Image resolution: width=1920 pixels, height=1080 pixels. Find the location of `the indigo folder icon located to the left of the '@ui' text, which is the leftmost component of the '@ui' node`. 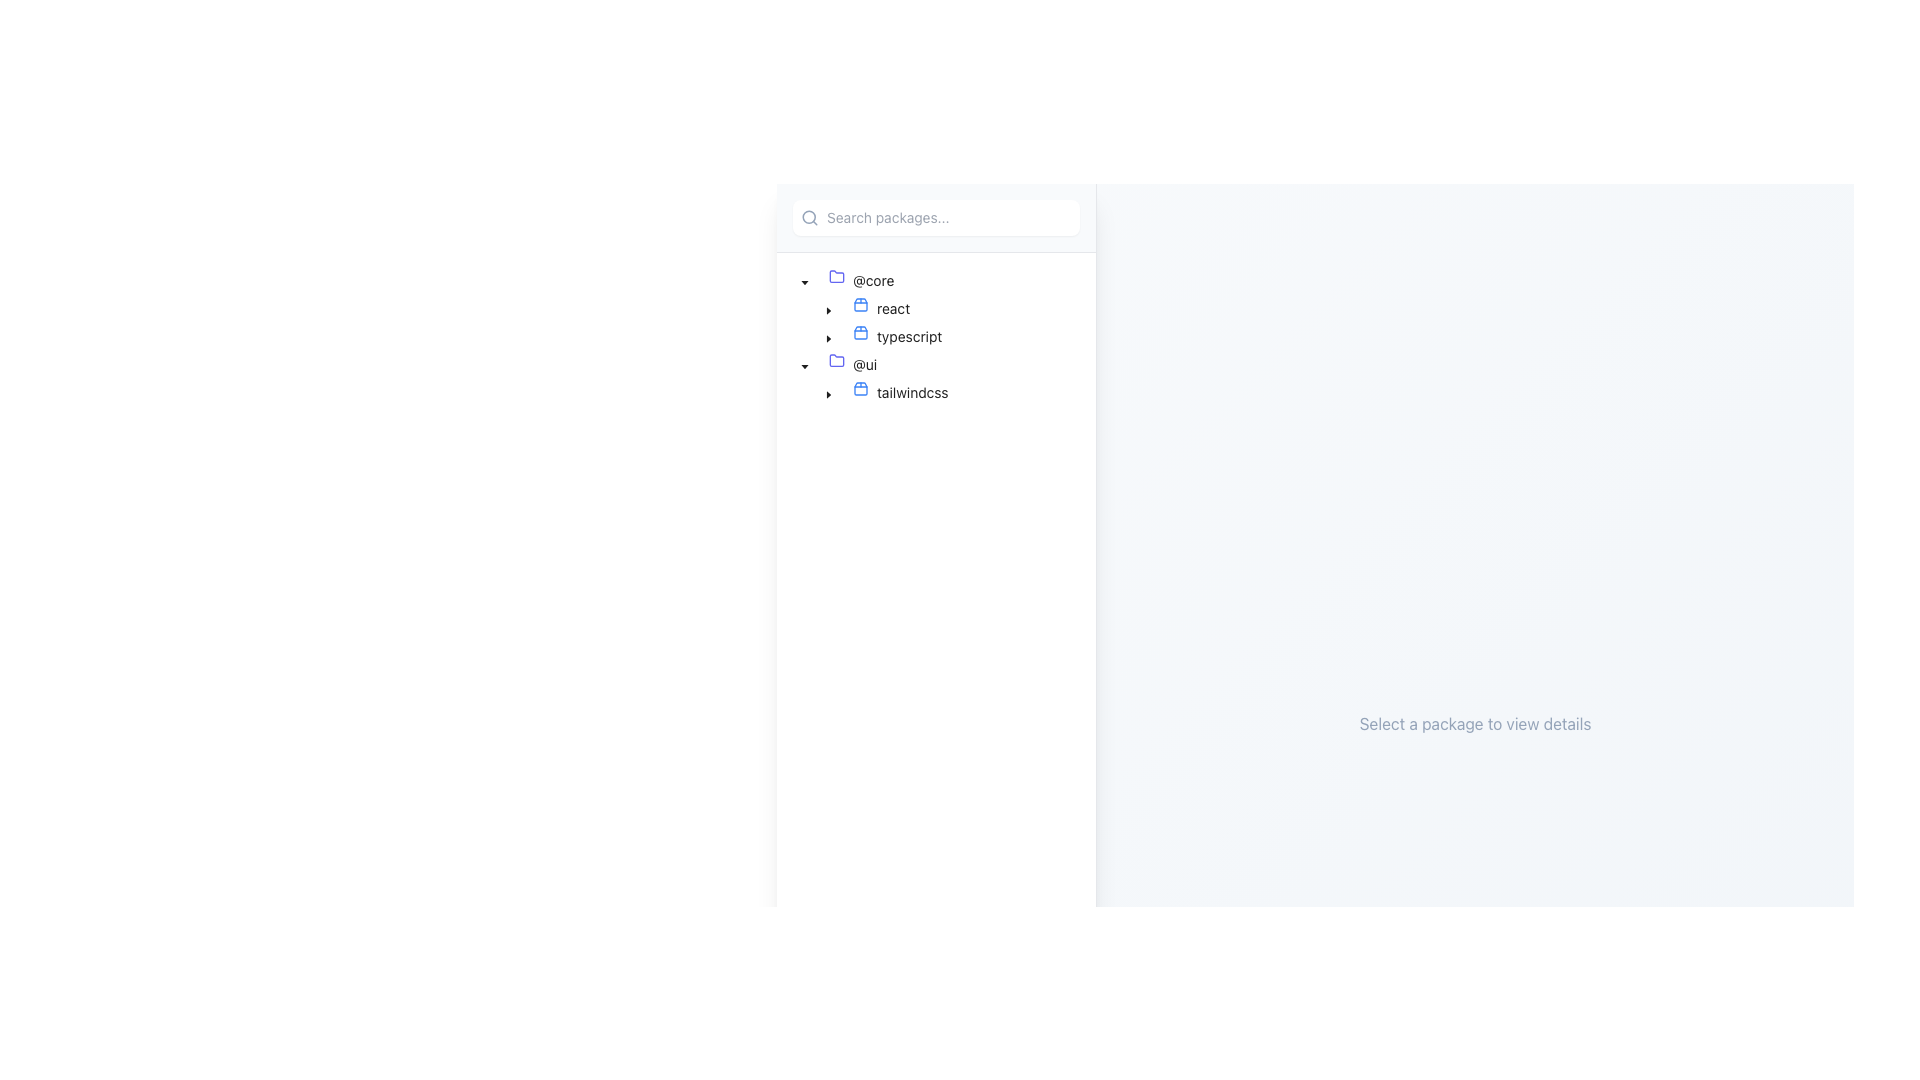

the indigo folder icon located to the left of the '@ui' text, which is the leftmost component of the '@ui' node is located at coordinates (840, 365).